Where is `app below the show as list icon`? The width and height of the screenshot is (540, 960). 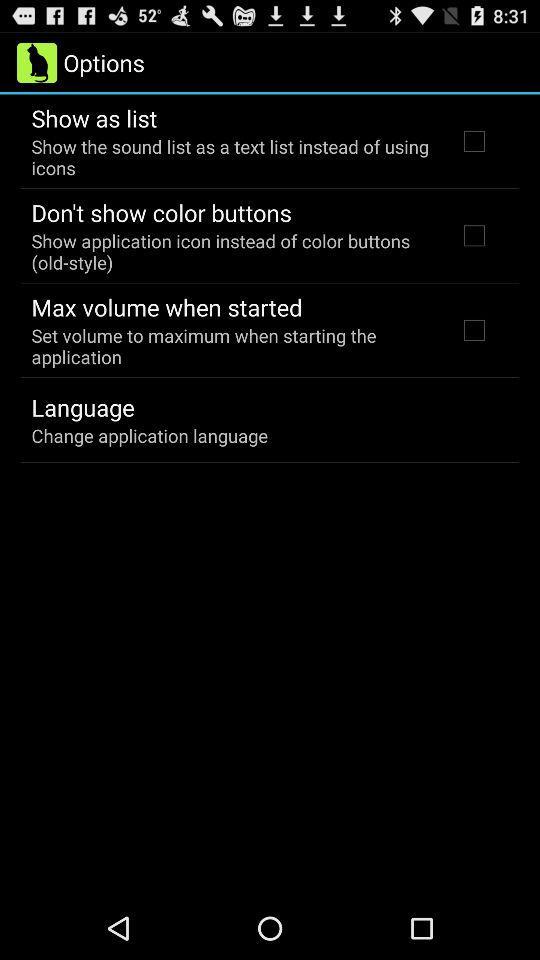 app below the show as list icon is located at coordinates (230, 156).